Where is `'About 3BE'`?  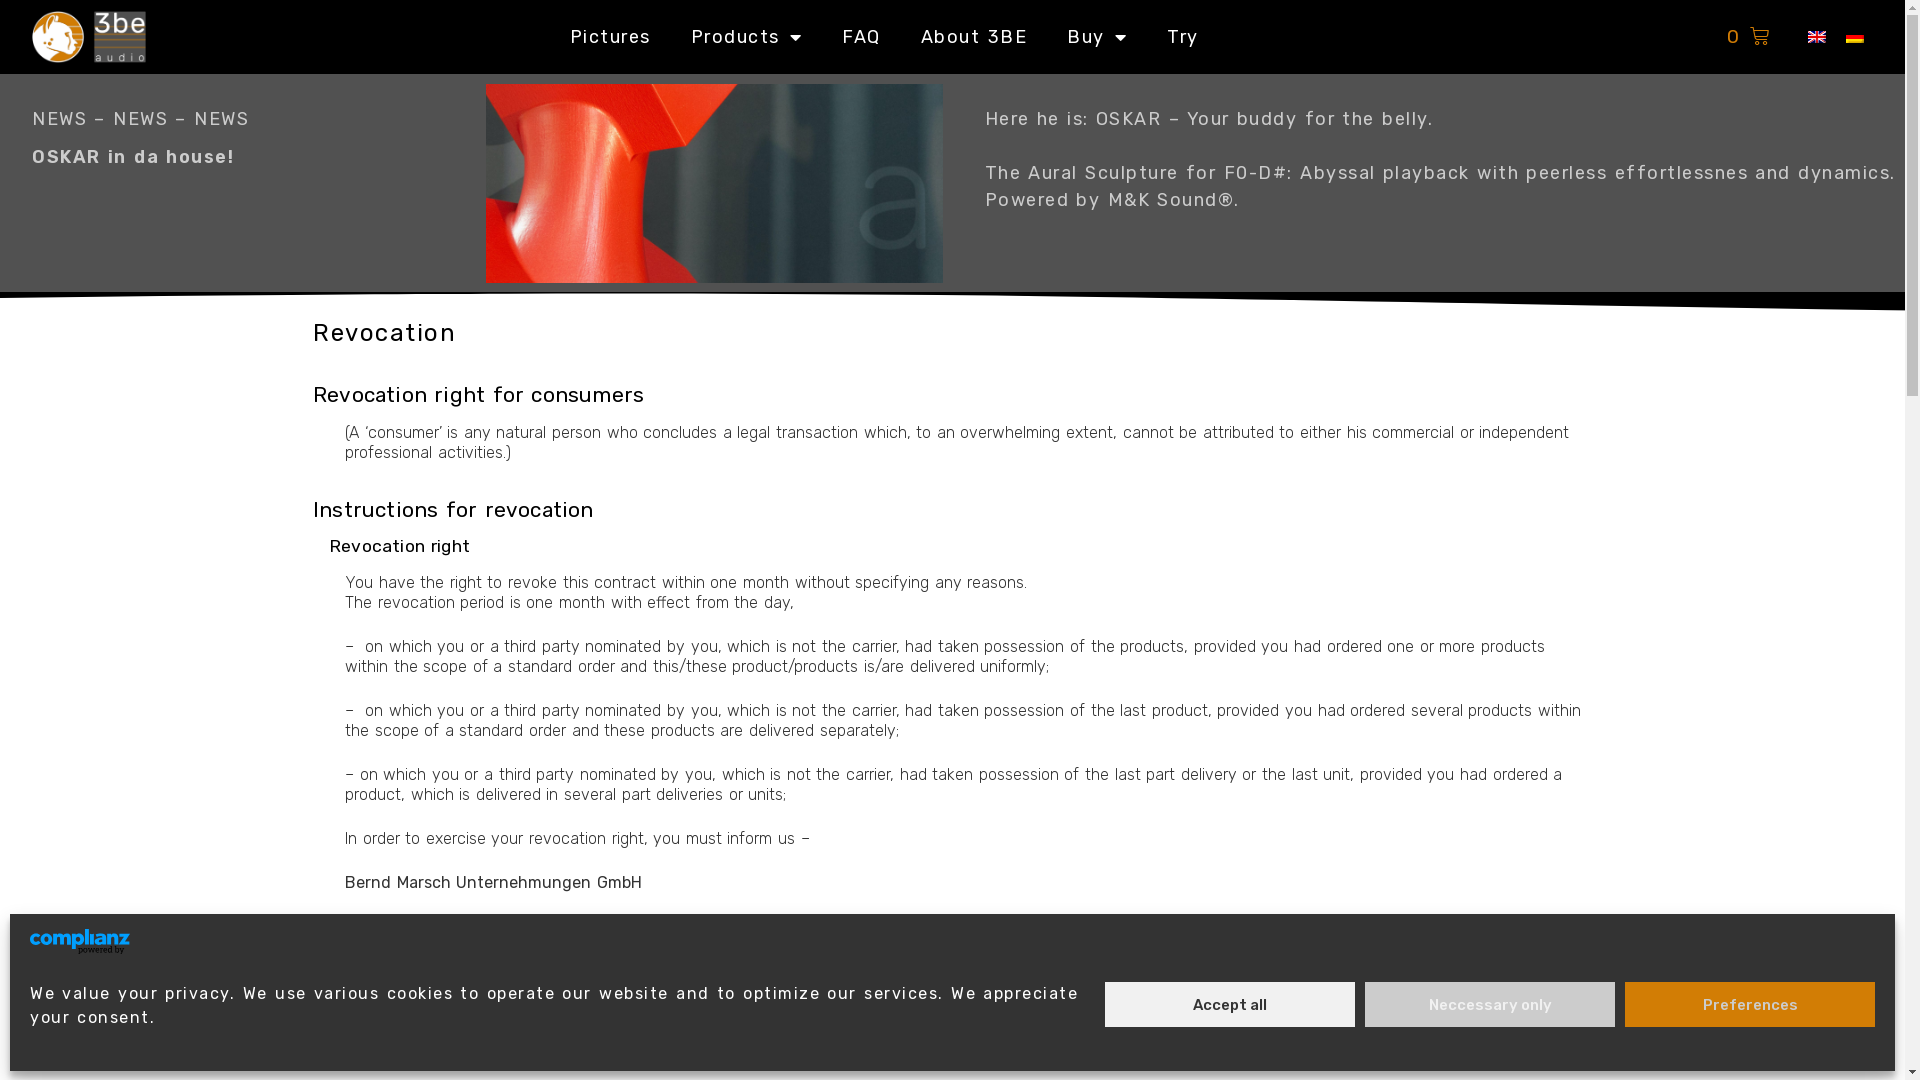 'About 3BE' is located at coordinates (974, 36).